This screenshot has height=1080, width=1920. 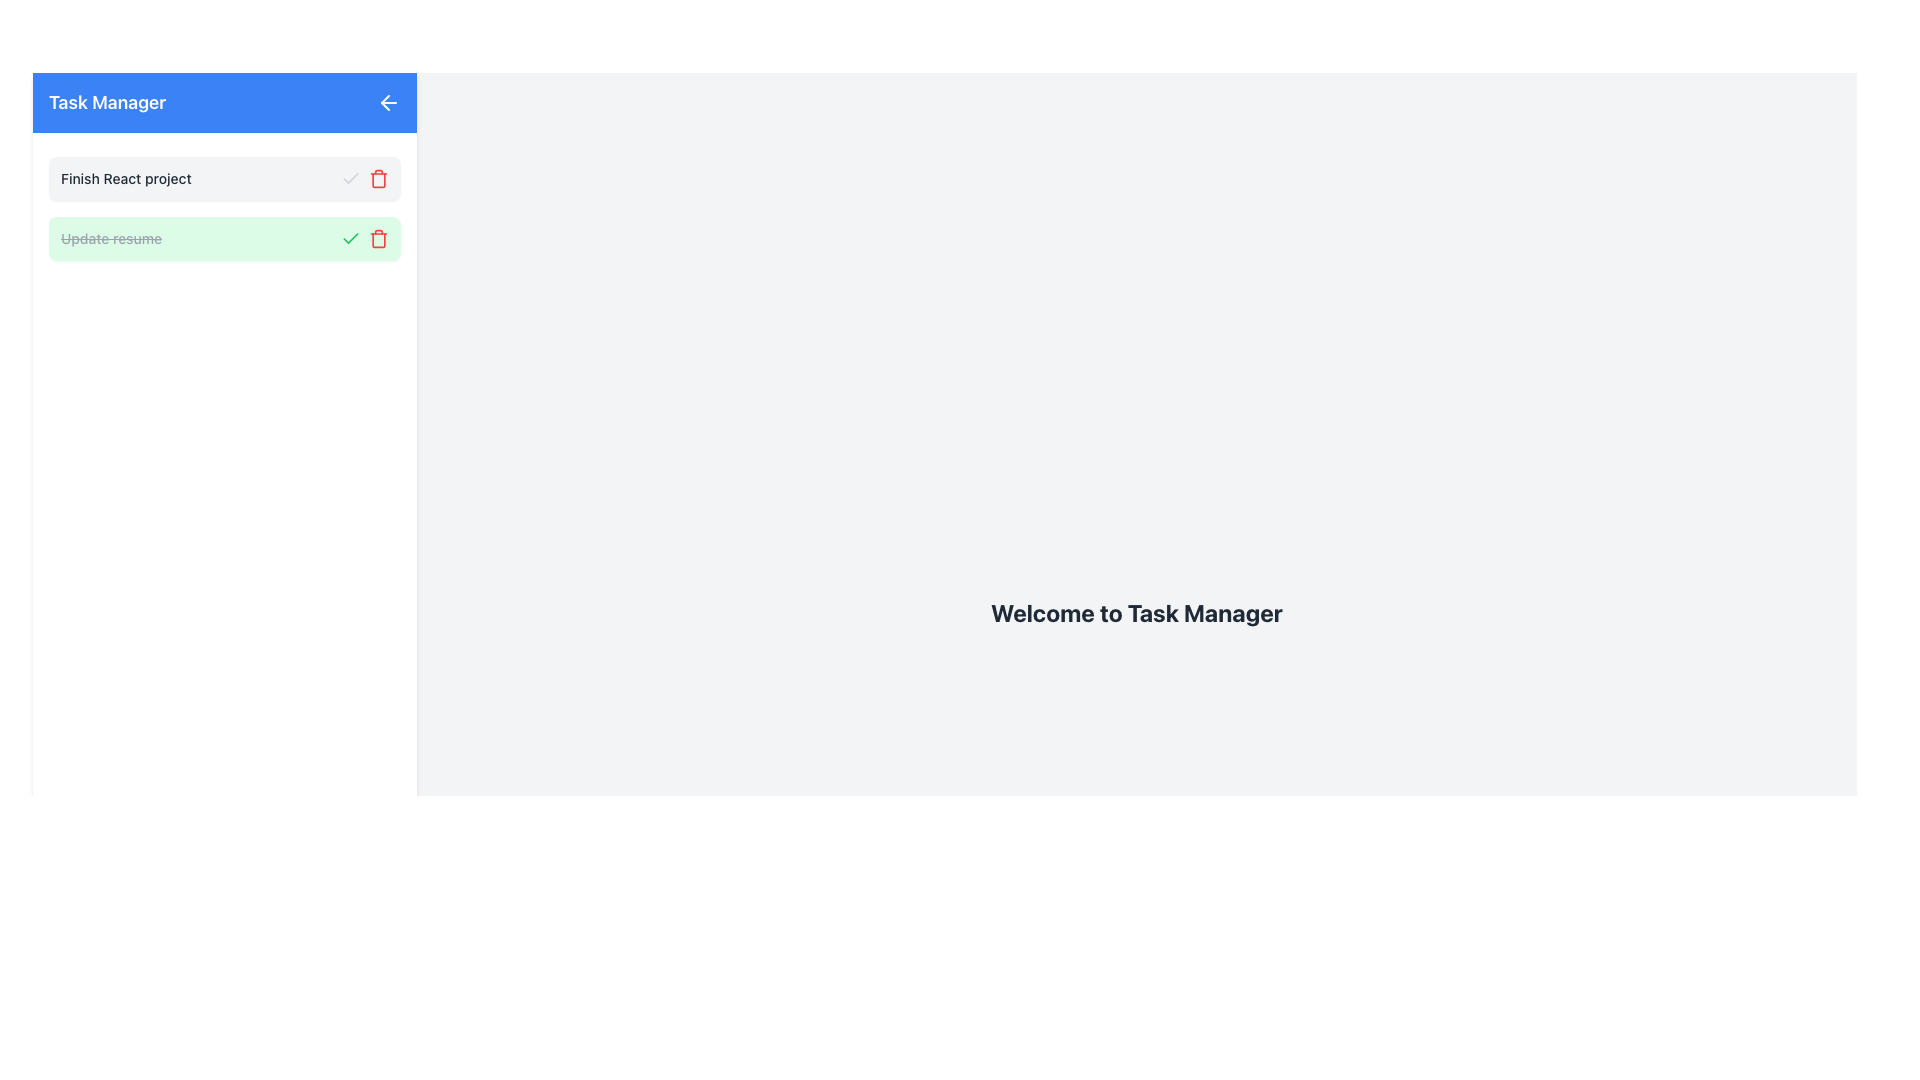 What do you see at coordinates (379, 238) in the screenshot?
I see `the delete button located on the right side of the task 'Update resume'` at bounding box center [379, 238].